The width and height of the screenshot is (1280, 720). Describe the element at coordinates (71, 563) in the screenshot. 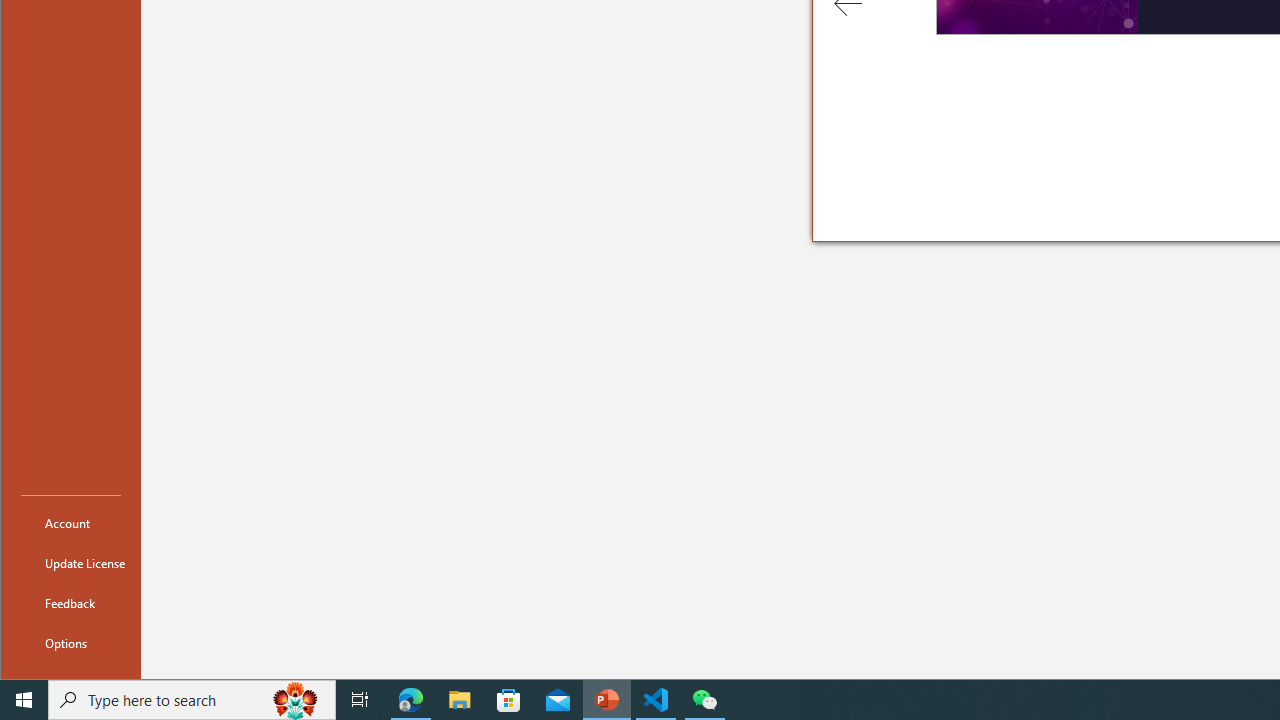

I see `'Update License'` at that location.